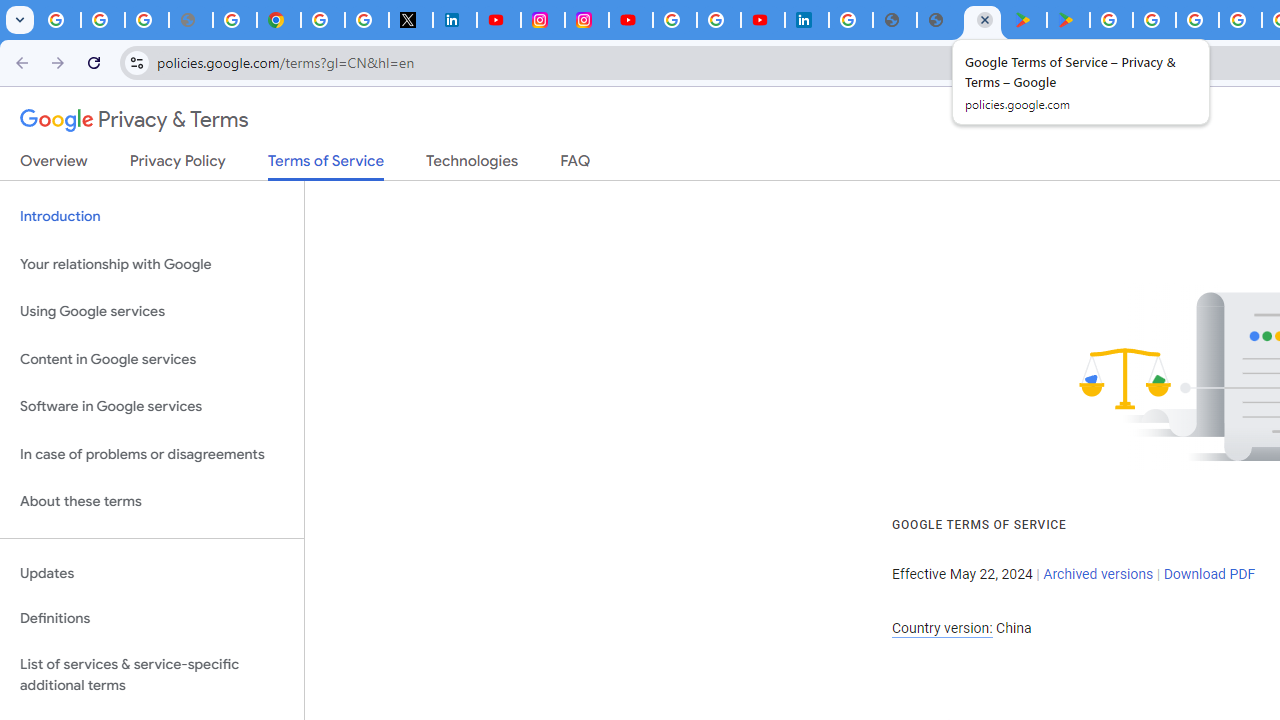 The width and height of the screenshot is (1280, 720). I want to click on 'Content in Google services', so click(151, 358).